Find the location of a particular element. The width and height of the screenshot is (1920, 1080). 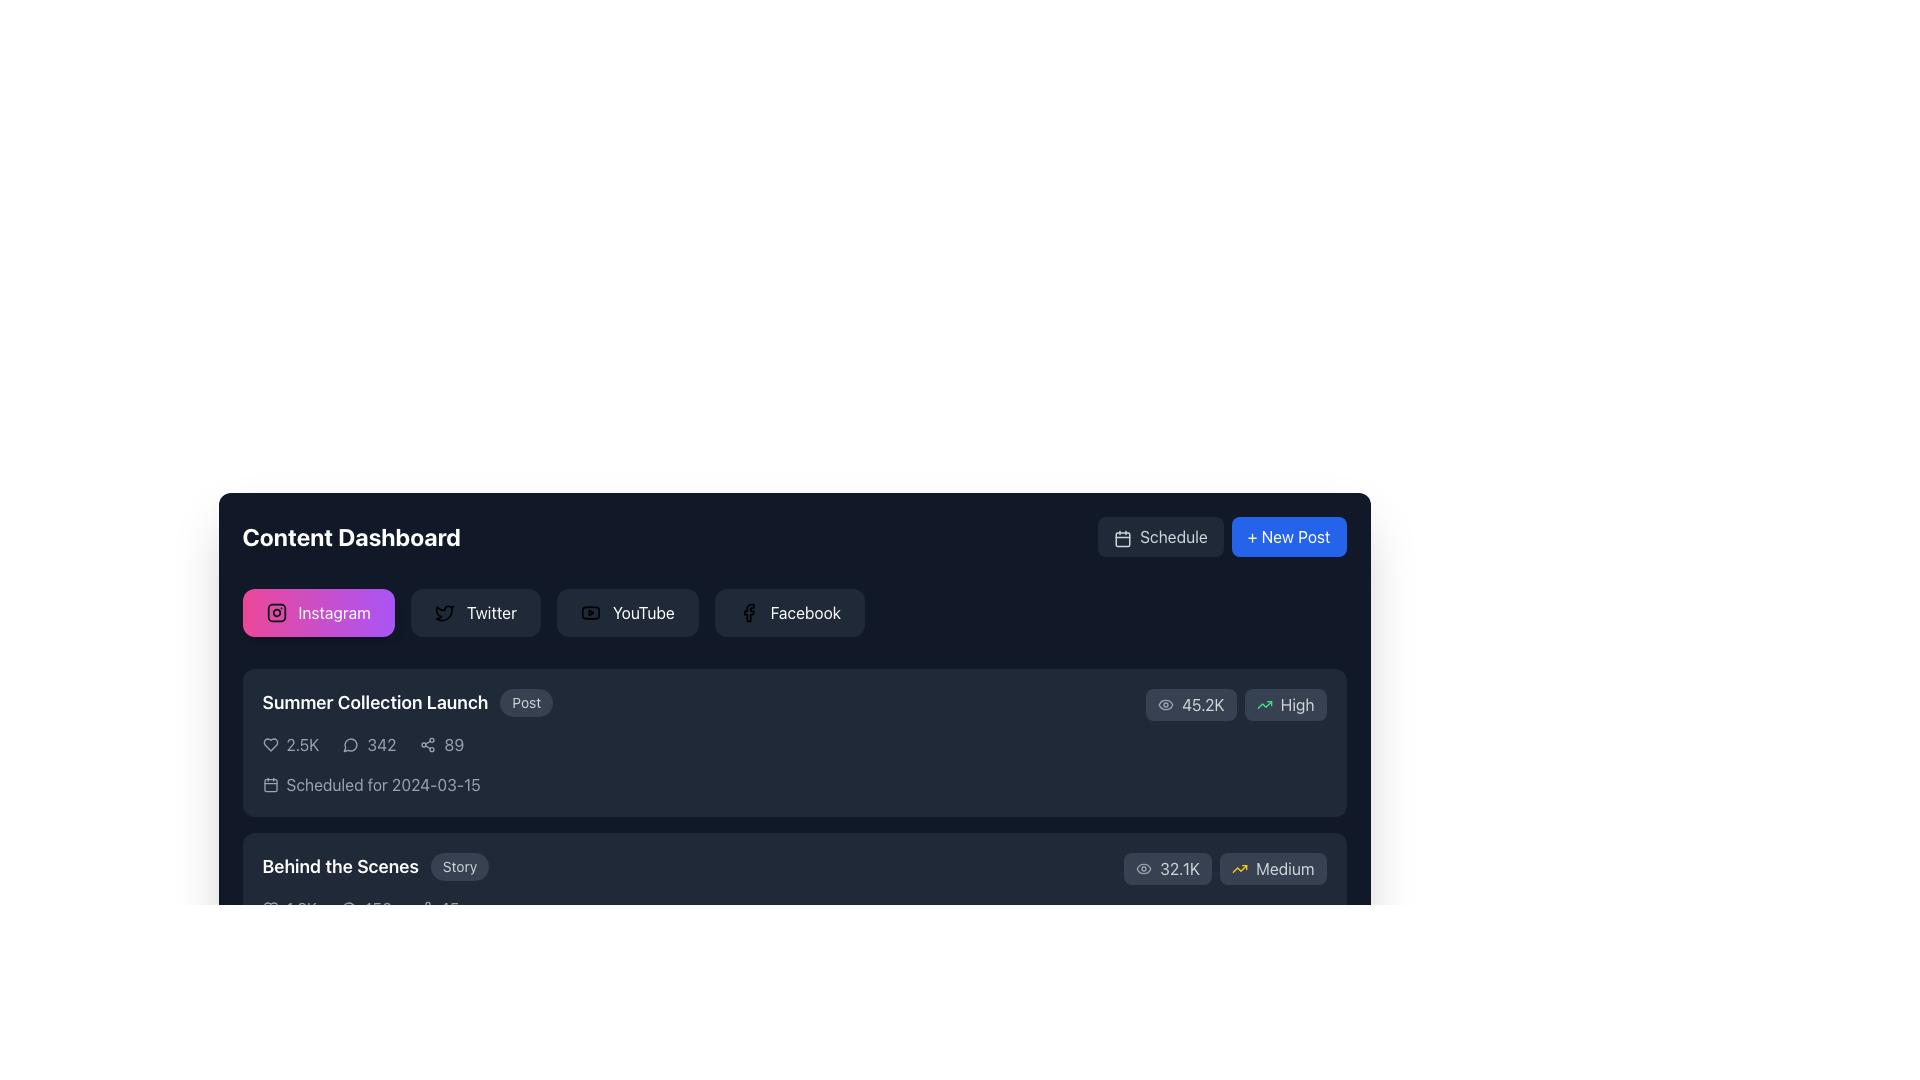

the calendar icon, which is a minimal, monochromatic square outline with a header and grid shapes, located to the left of the text 'Scheduled for 2024-03-15' is located at coordinates (269, 784).